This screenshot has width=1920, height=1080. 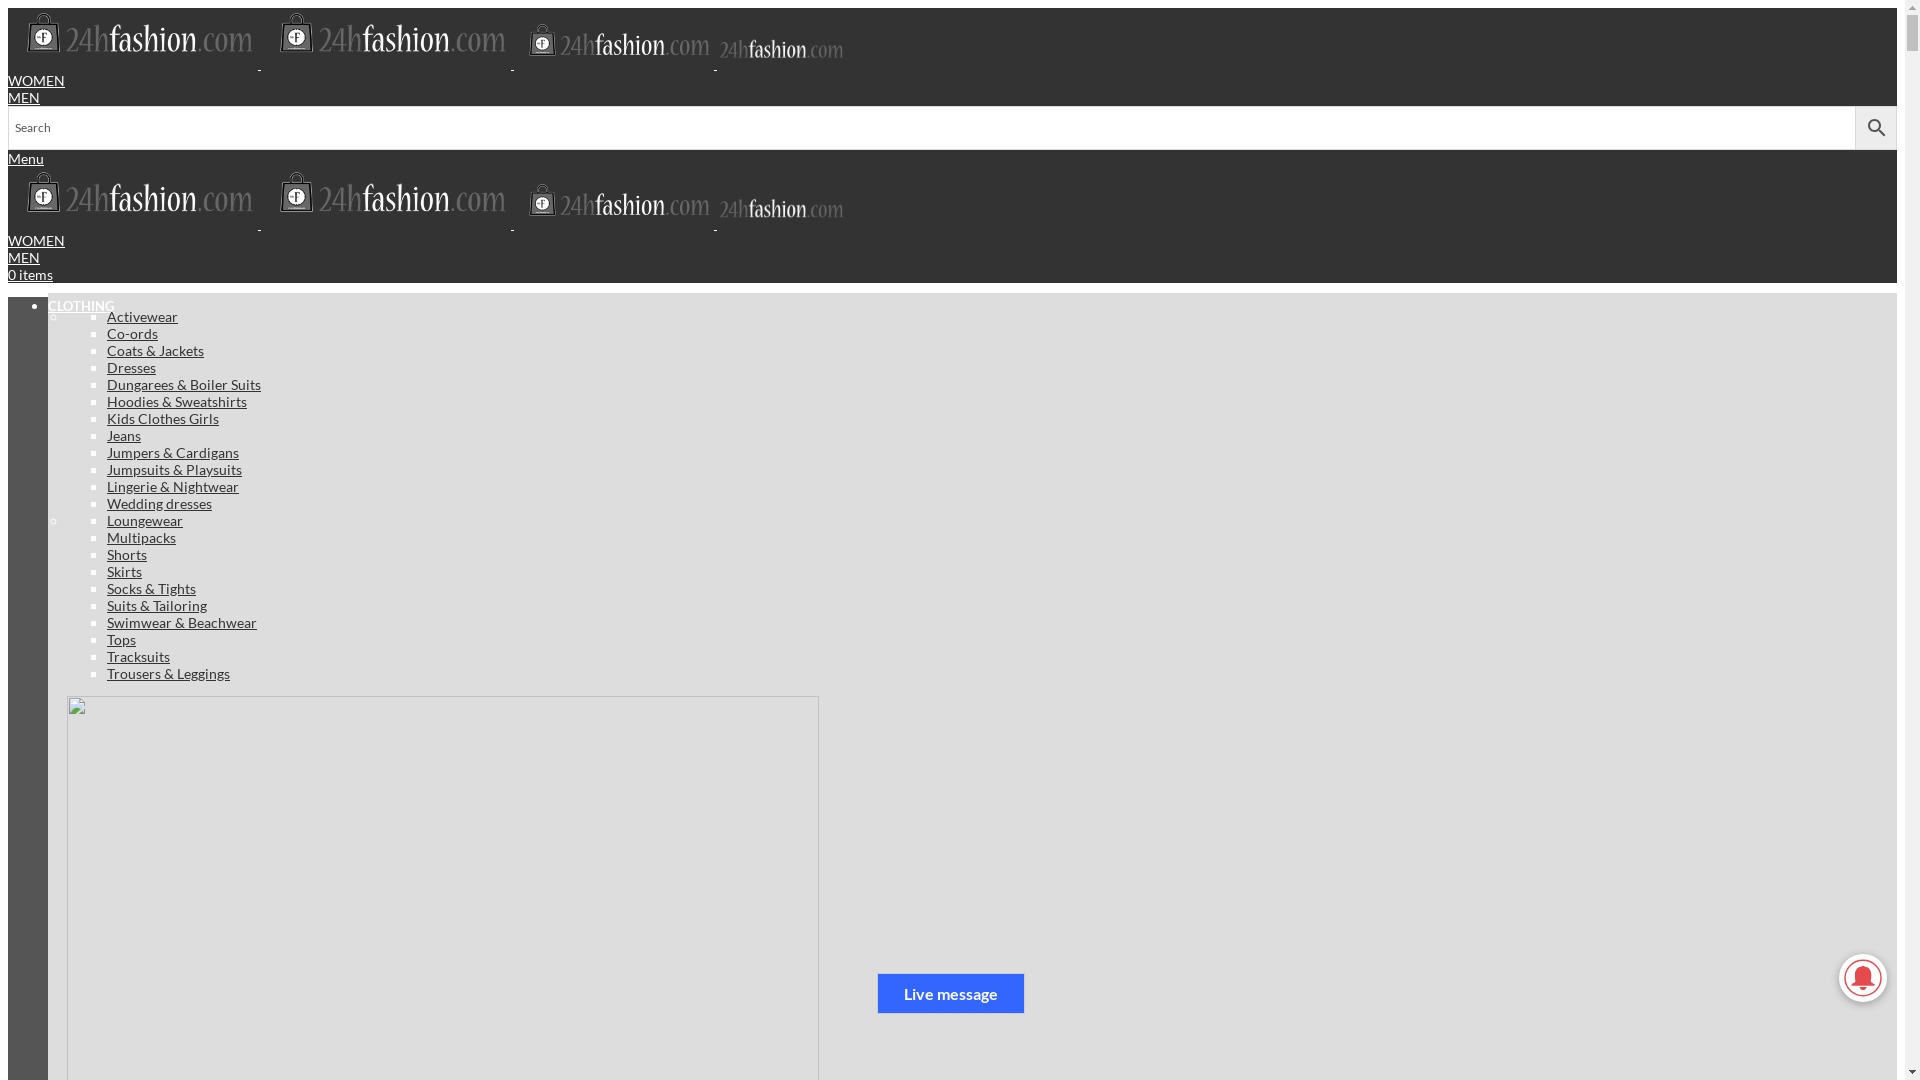 I want to click on 'Dungarees & Boiler Suits', so click(x=183, y=384).